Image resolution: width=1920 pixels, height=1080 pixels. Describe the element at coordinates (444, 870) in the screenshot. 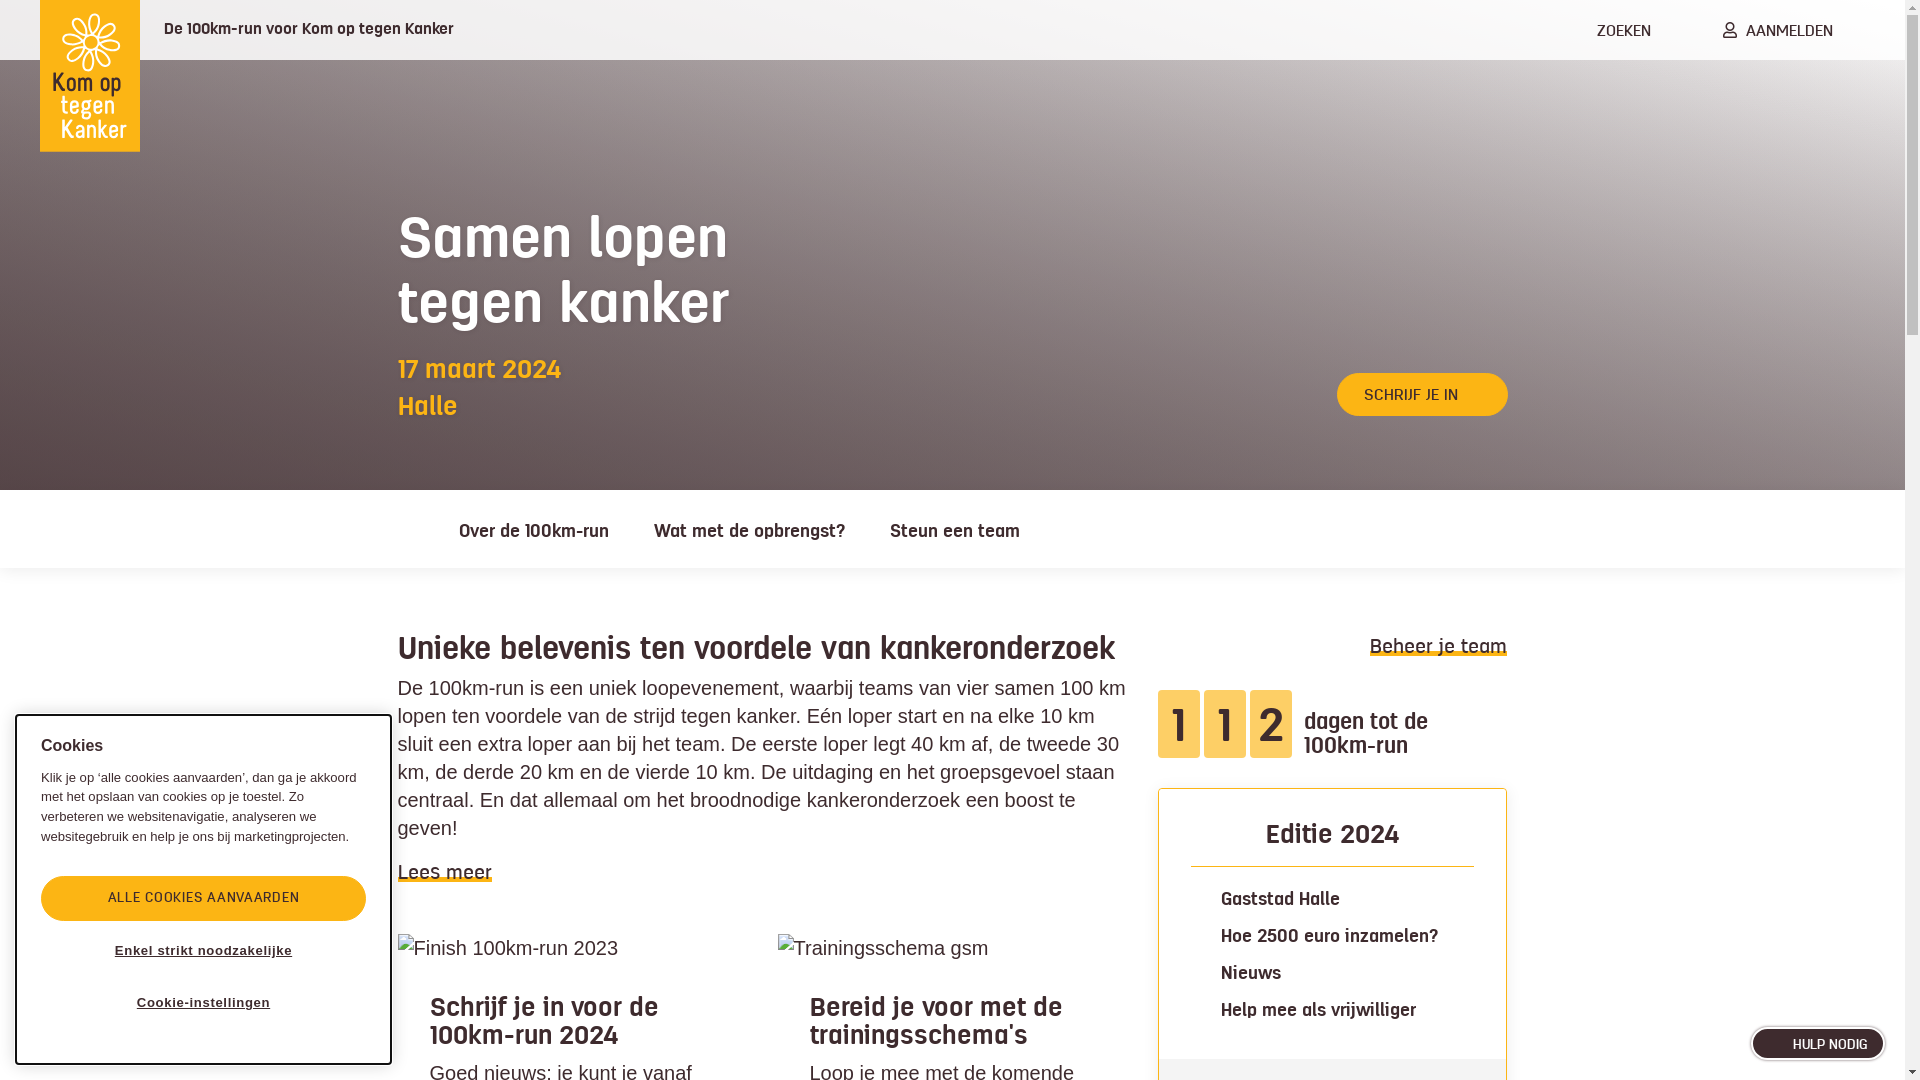

I see `'Lees meer'` at that location.